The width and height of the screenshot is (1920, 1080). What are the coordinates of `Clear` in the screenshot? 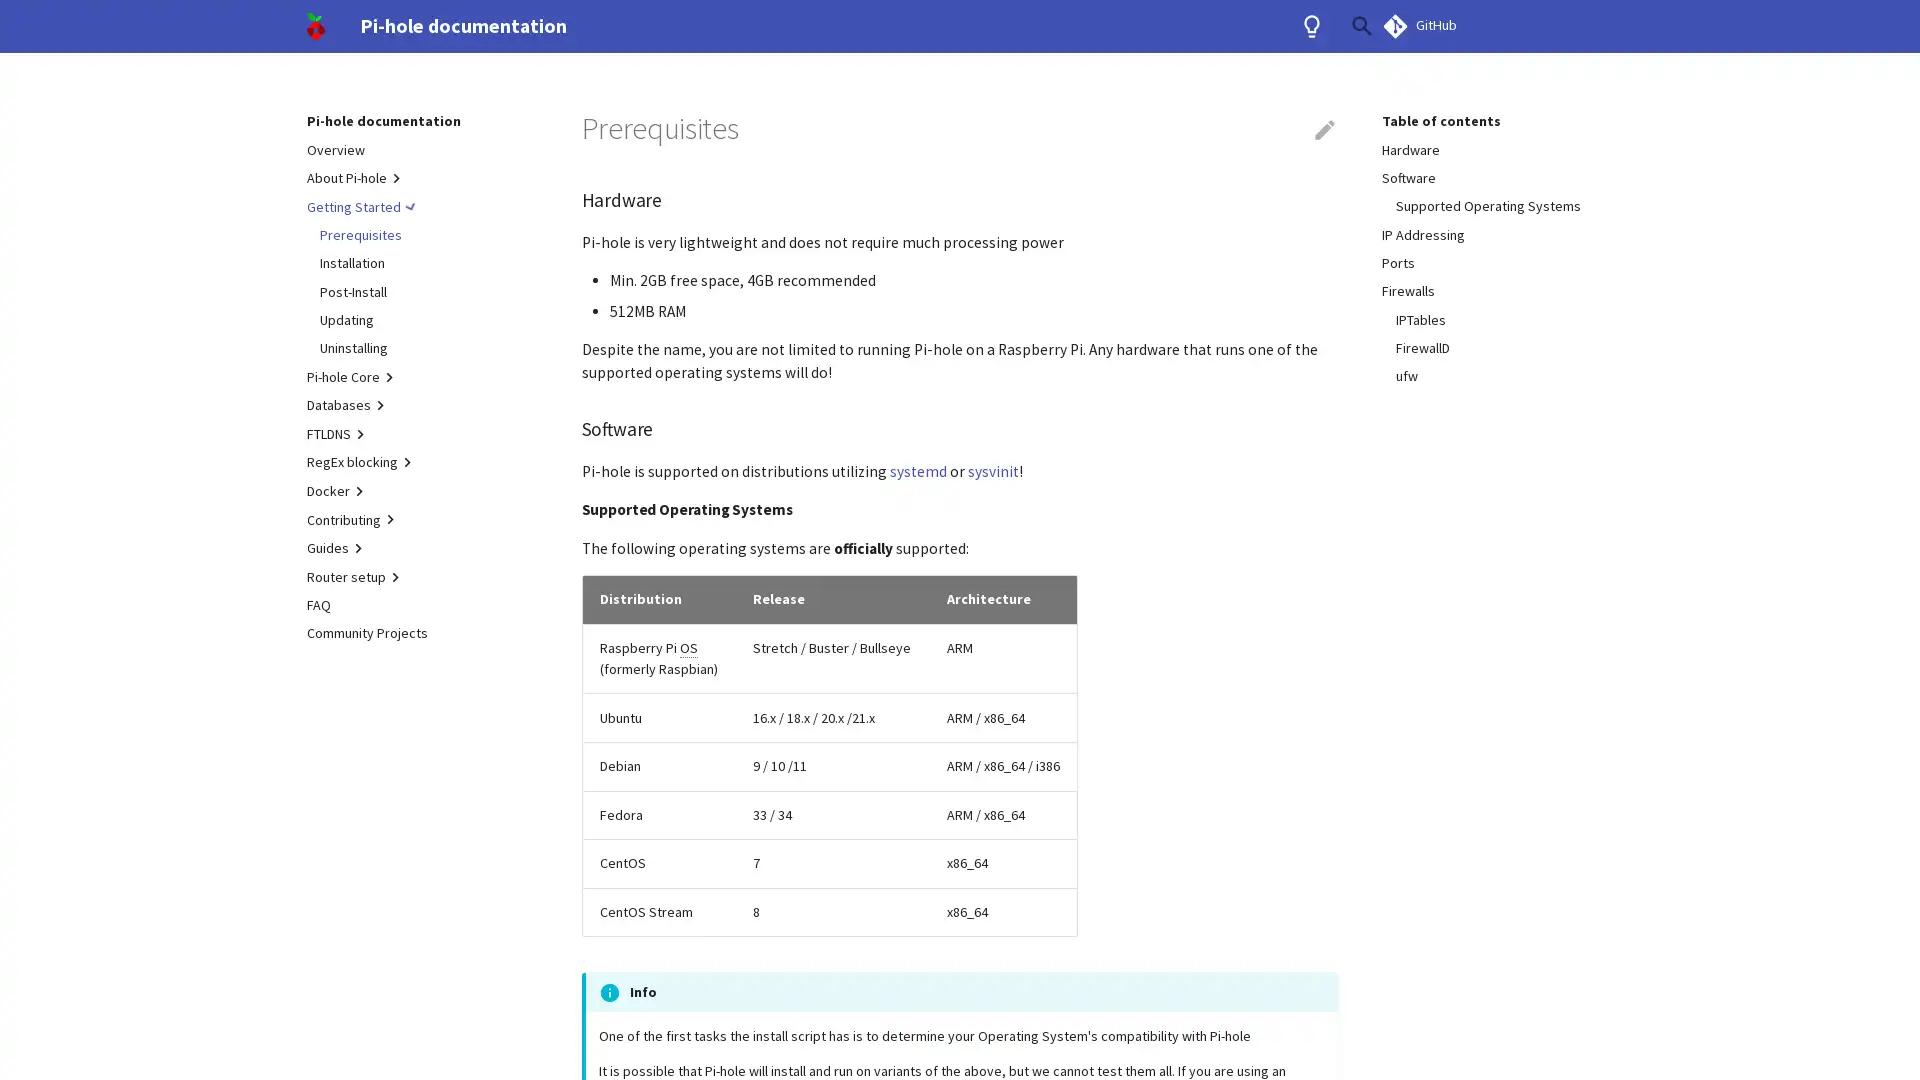 It's located at (1314, 26).